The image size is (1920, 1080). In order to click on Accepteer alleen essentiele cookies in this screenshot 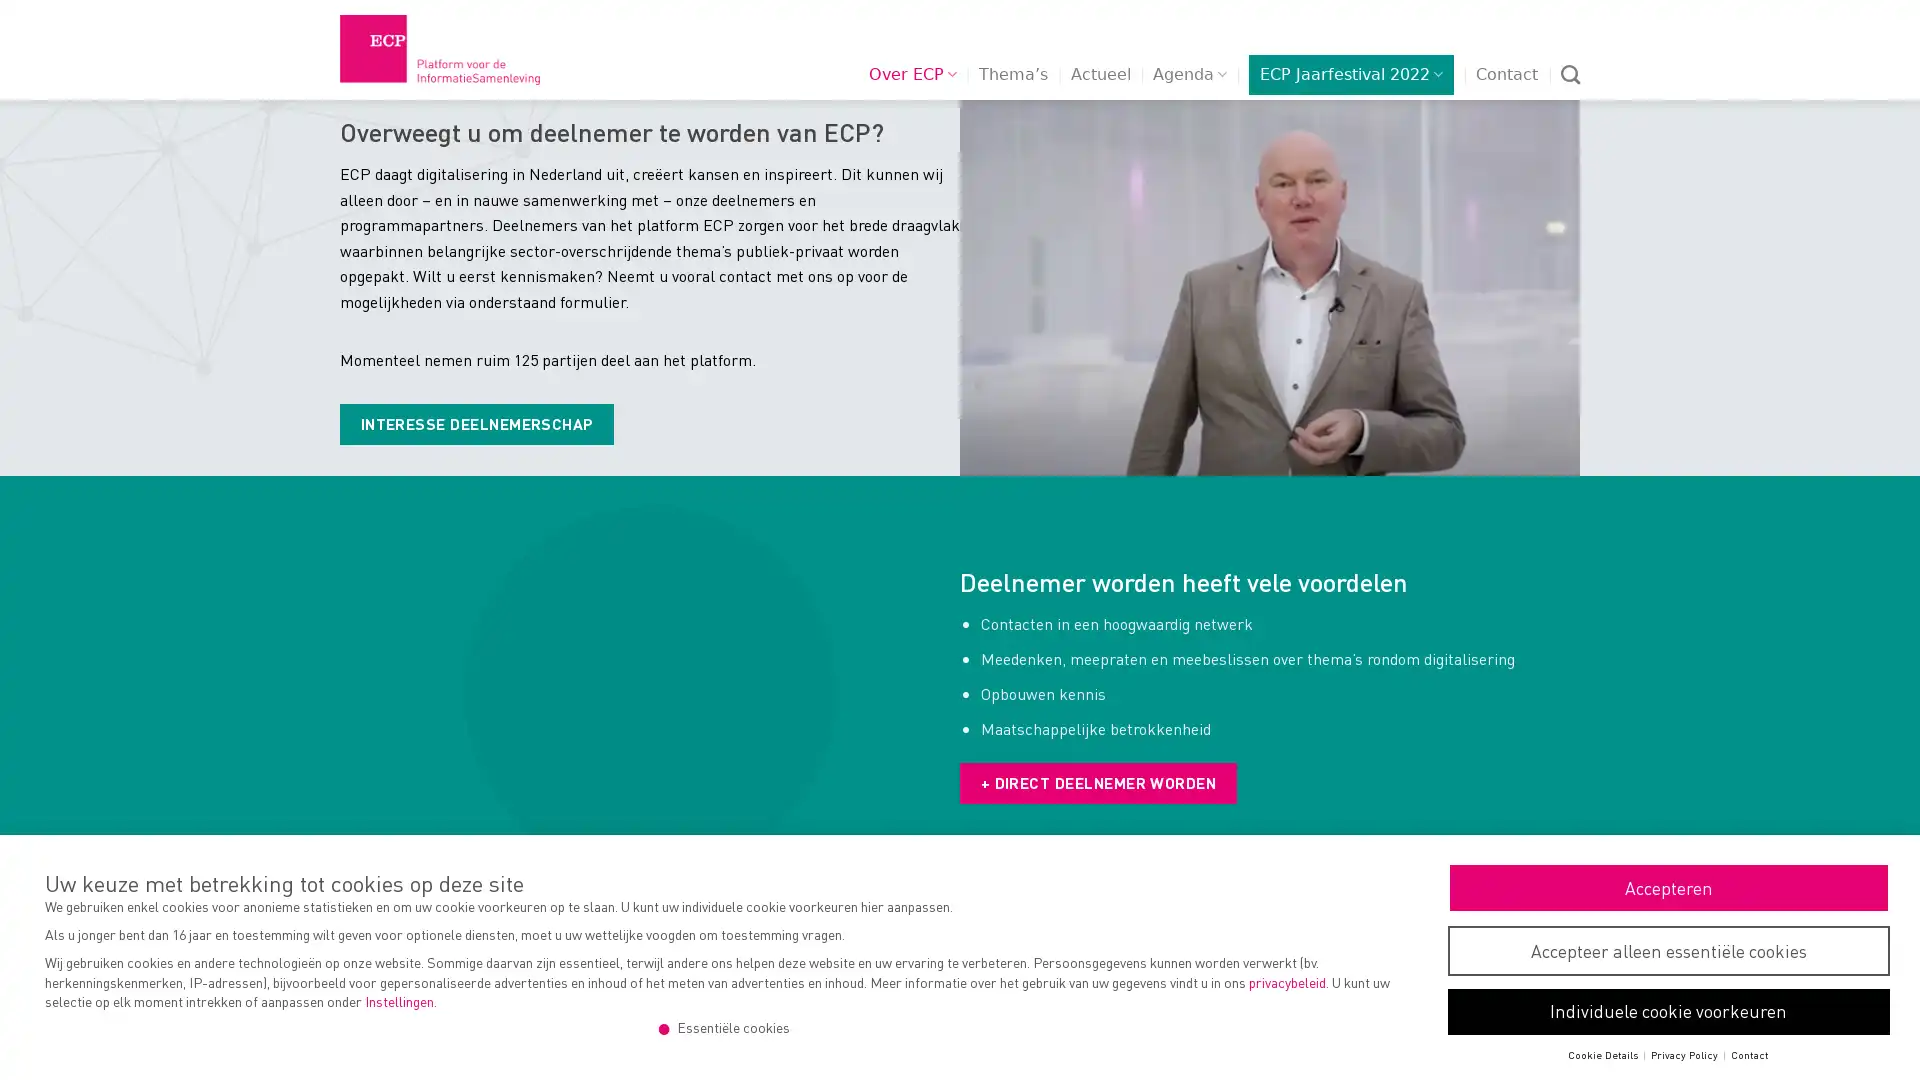, I will do `click(1668, 950)`.